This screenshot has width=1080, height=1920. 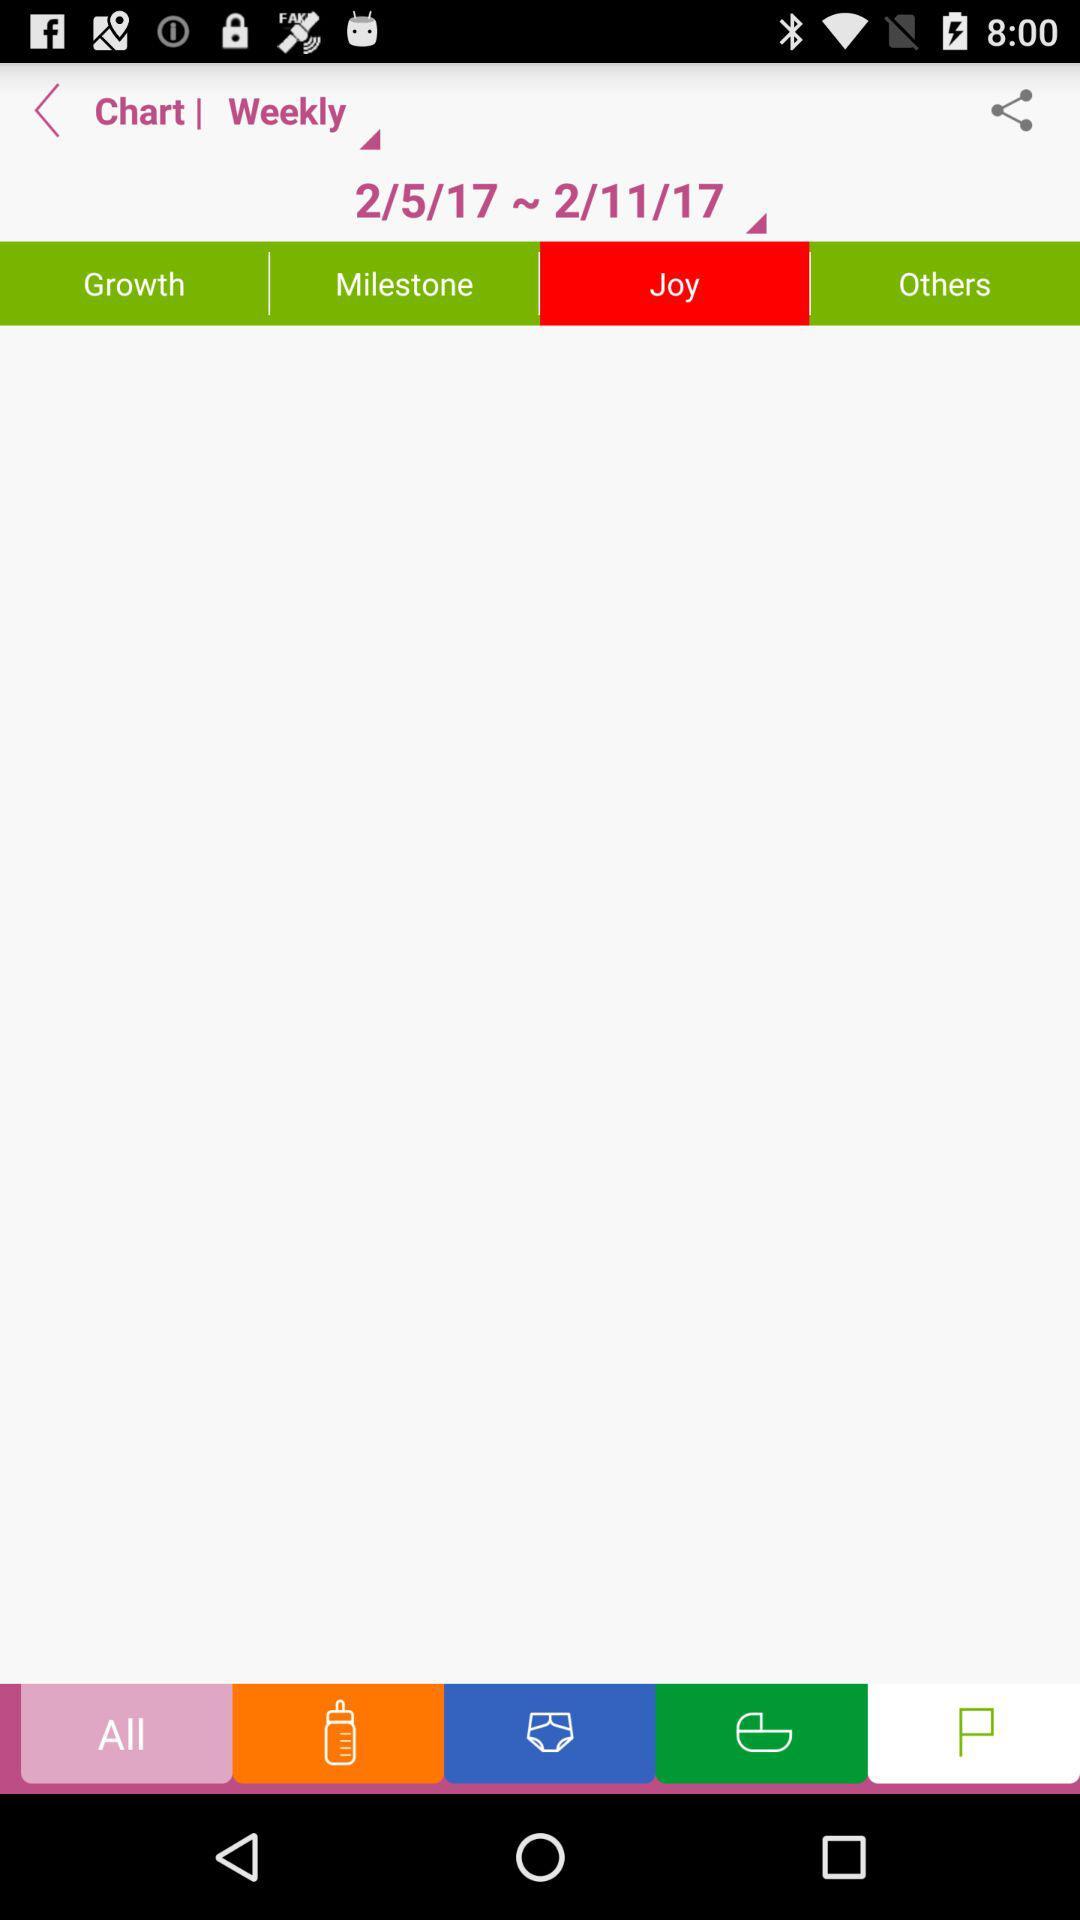 What do you see at coordinates (1022, 109) in the screenshot?
I see `the icon above the others button` at bounding box center [1022, 109].